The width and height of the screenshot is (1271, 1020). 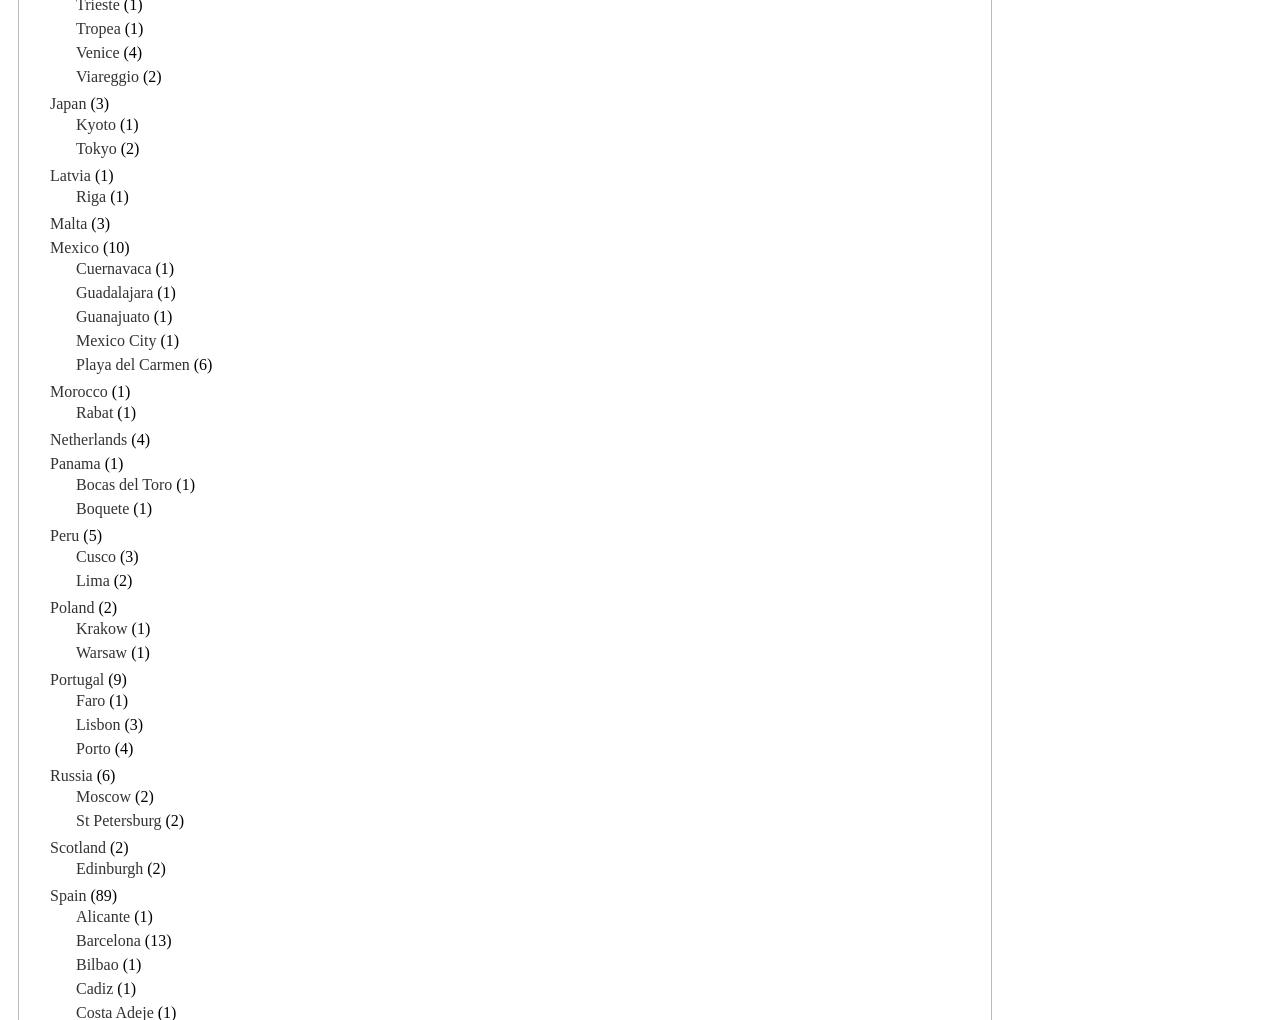 I want to click on '(13)', so click(x=154, y=938).